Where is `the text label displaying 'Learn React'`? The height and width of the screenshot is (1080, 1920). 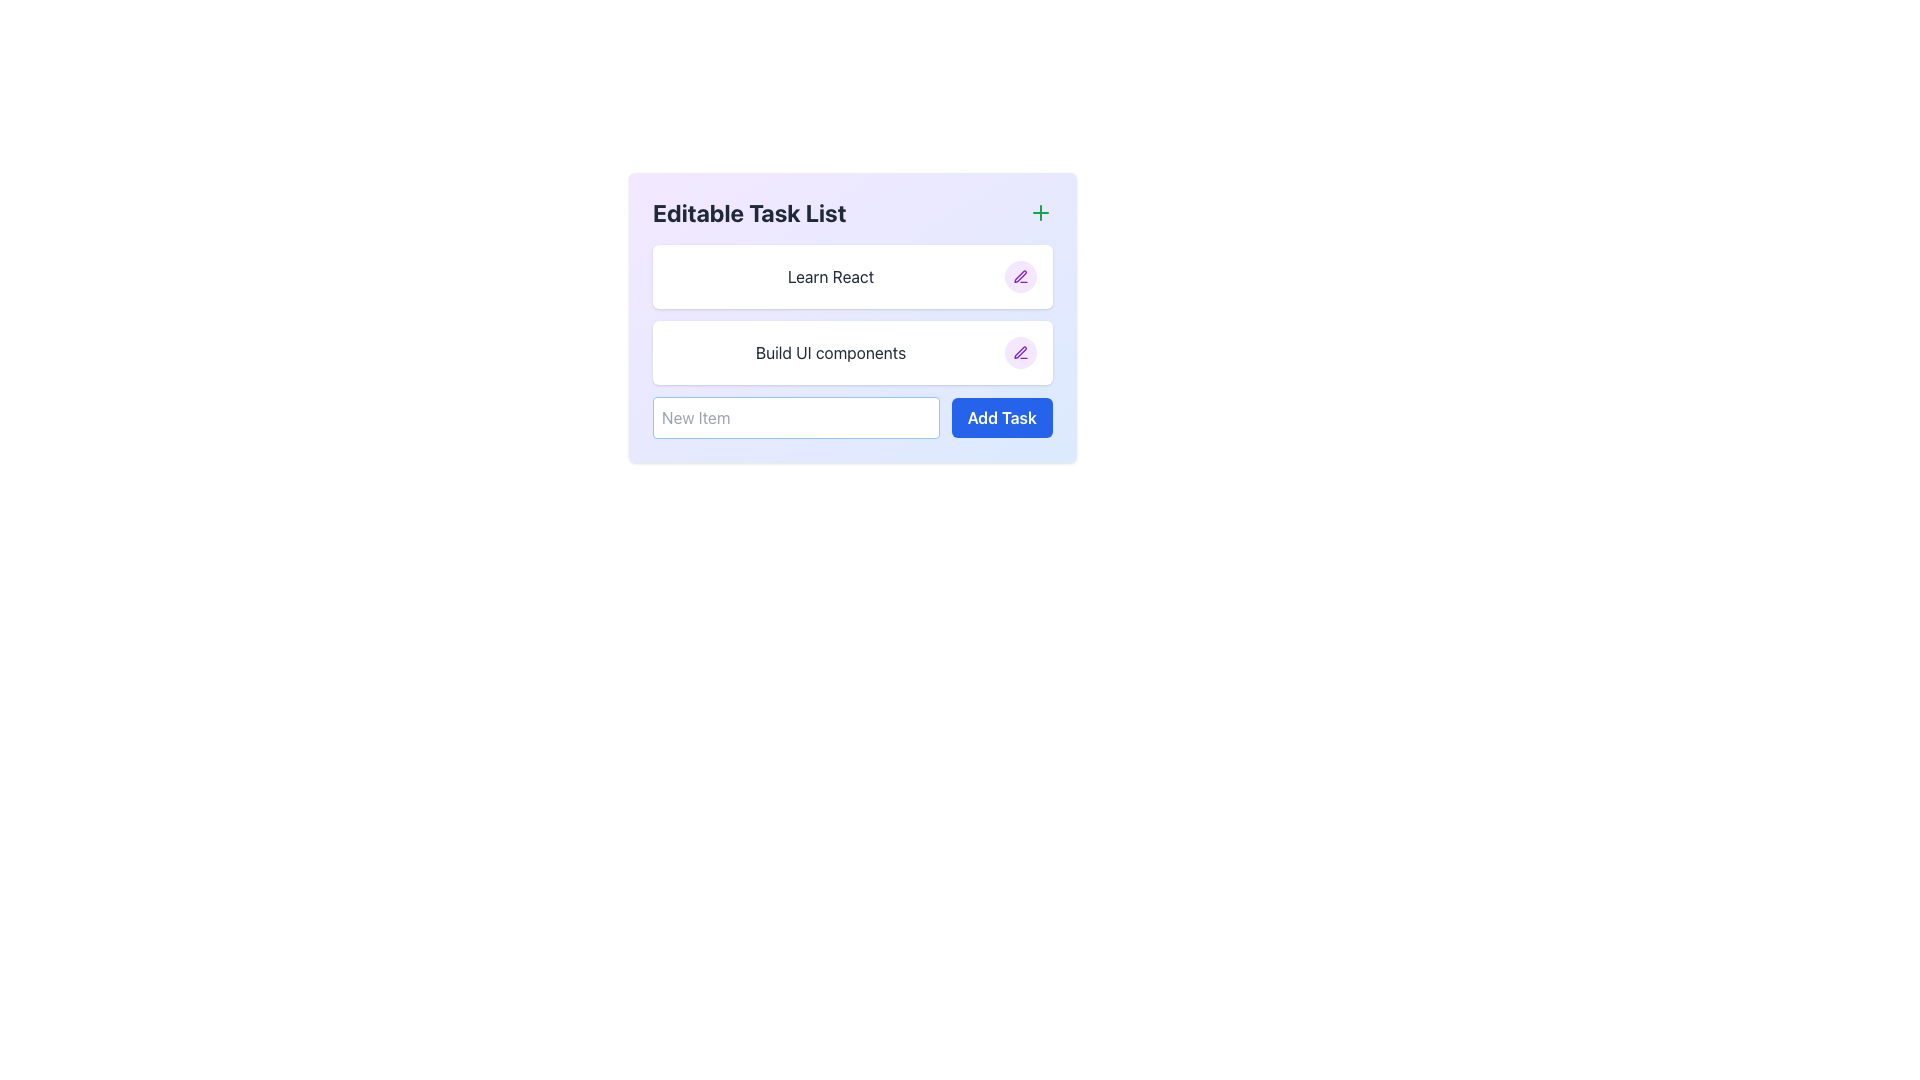
the text label displaying 'Learn React' is located at coordinates (830, 277).